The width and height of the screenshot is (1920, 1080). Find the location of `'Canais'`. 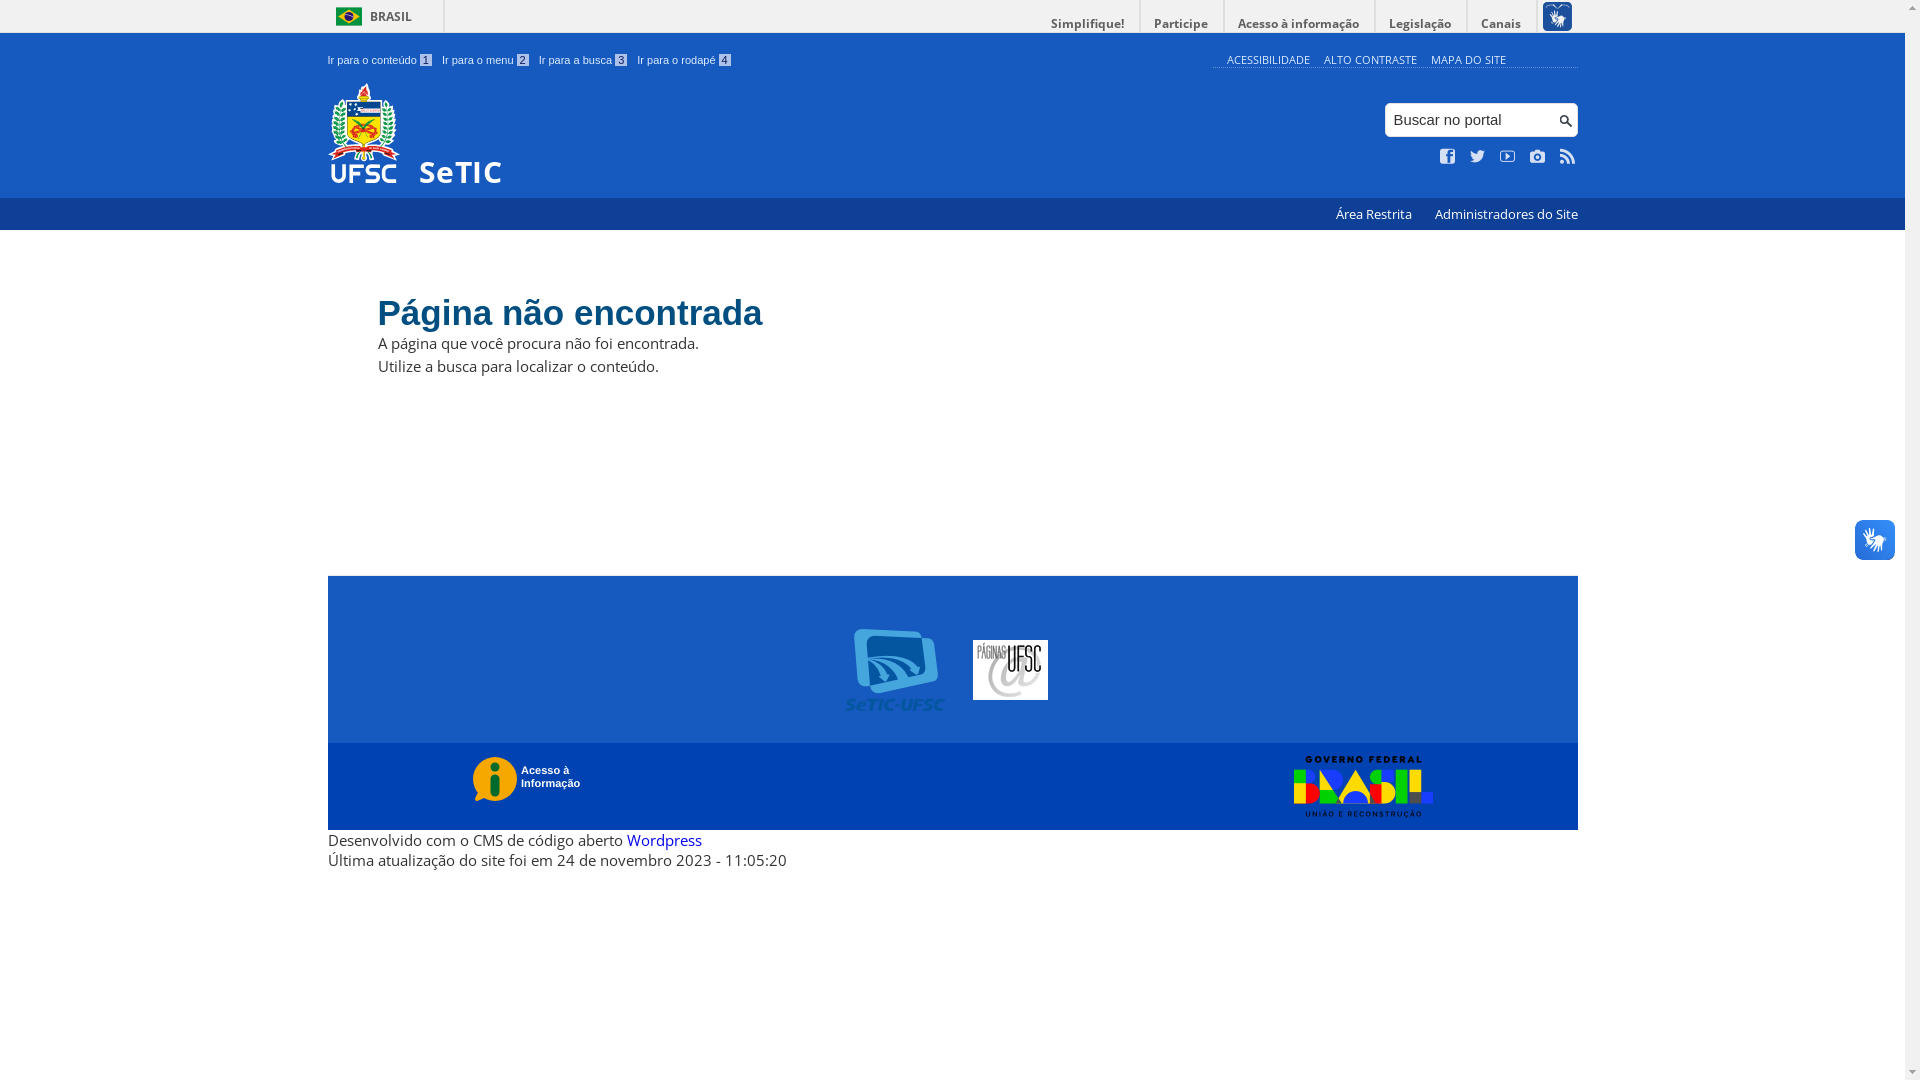

'Canais' is located at coordinates (1502, 23).